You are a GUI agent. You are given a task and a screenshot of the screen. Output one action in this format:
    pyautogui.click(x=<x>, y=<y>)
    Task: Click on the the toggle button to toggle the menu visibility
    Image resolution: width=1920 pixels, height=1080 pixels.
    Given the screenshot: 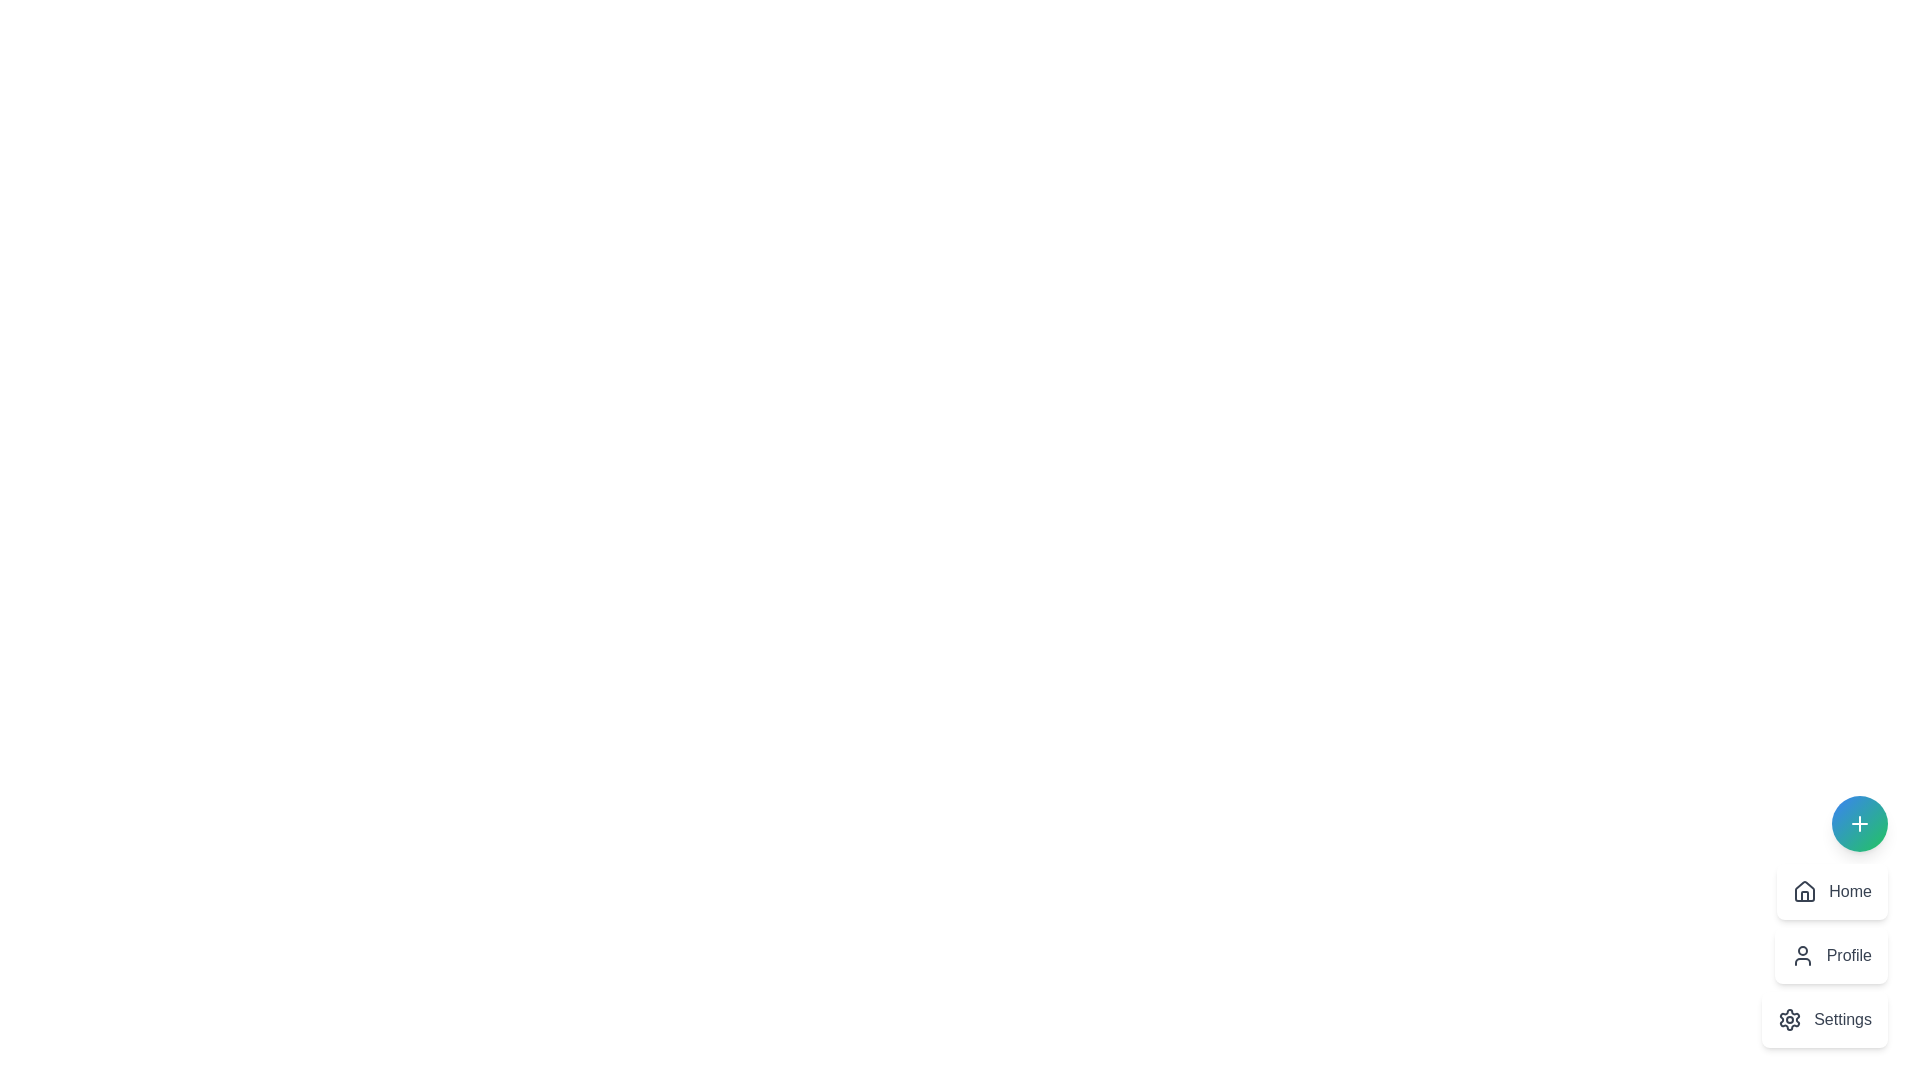 What is the action you would take?
    pyautogui.click(x=1859, y=824)
    